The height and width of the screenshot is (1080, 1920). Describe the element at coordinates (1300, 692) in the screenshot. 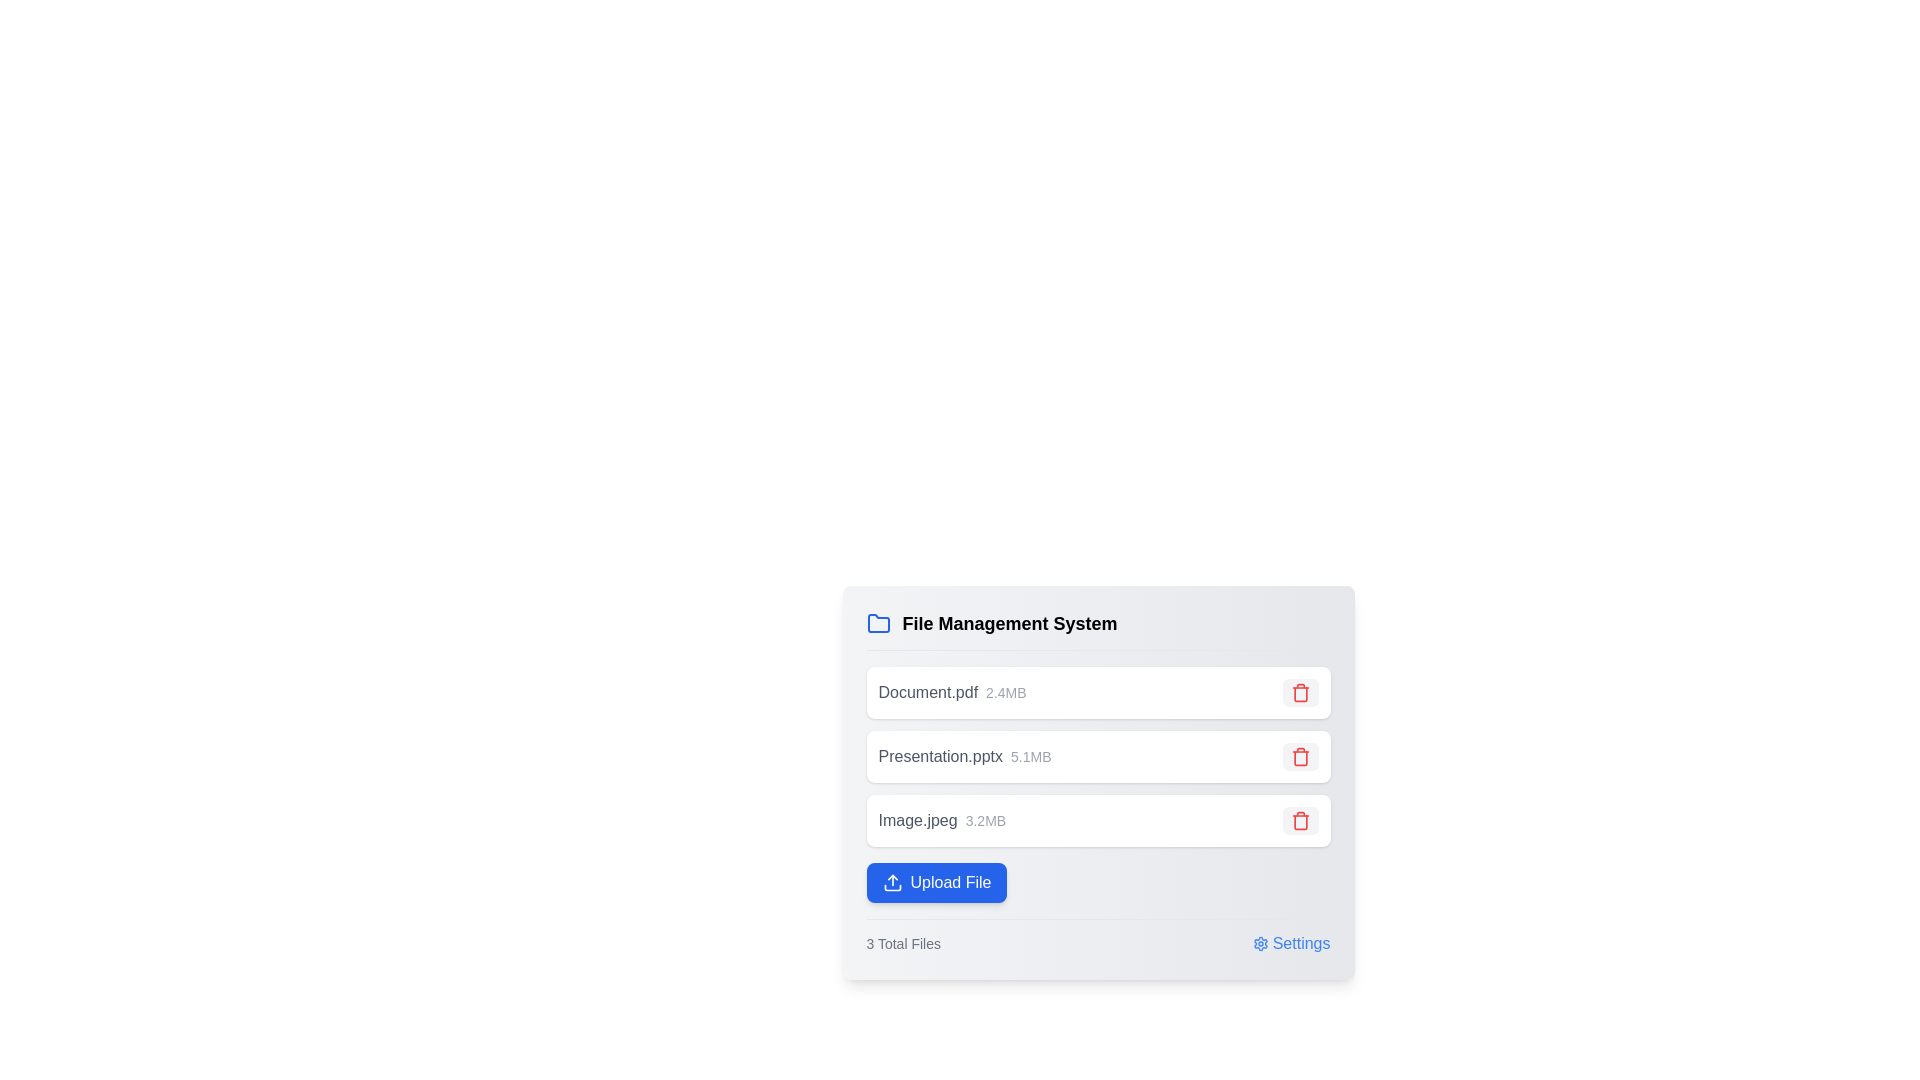

I see `the delete icon button located in the last column of the top row corresponding to the file named 'Document.pdf 2.4MB'` at that location.